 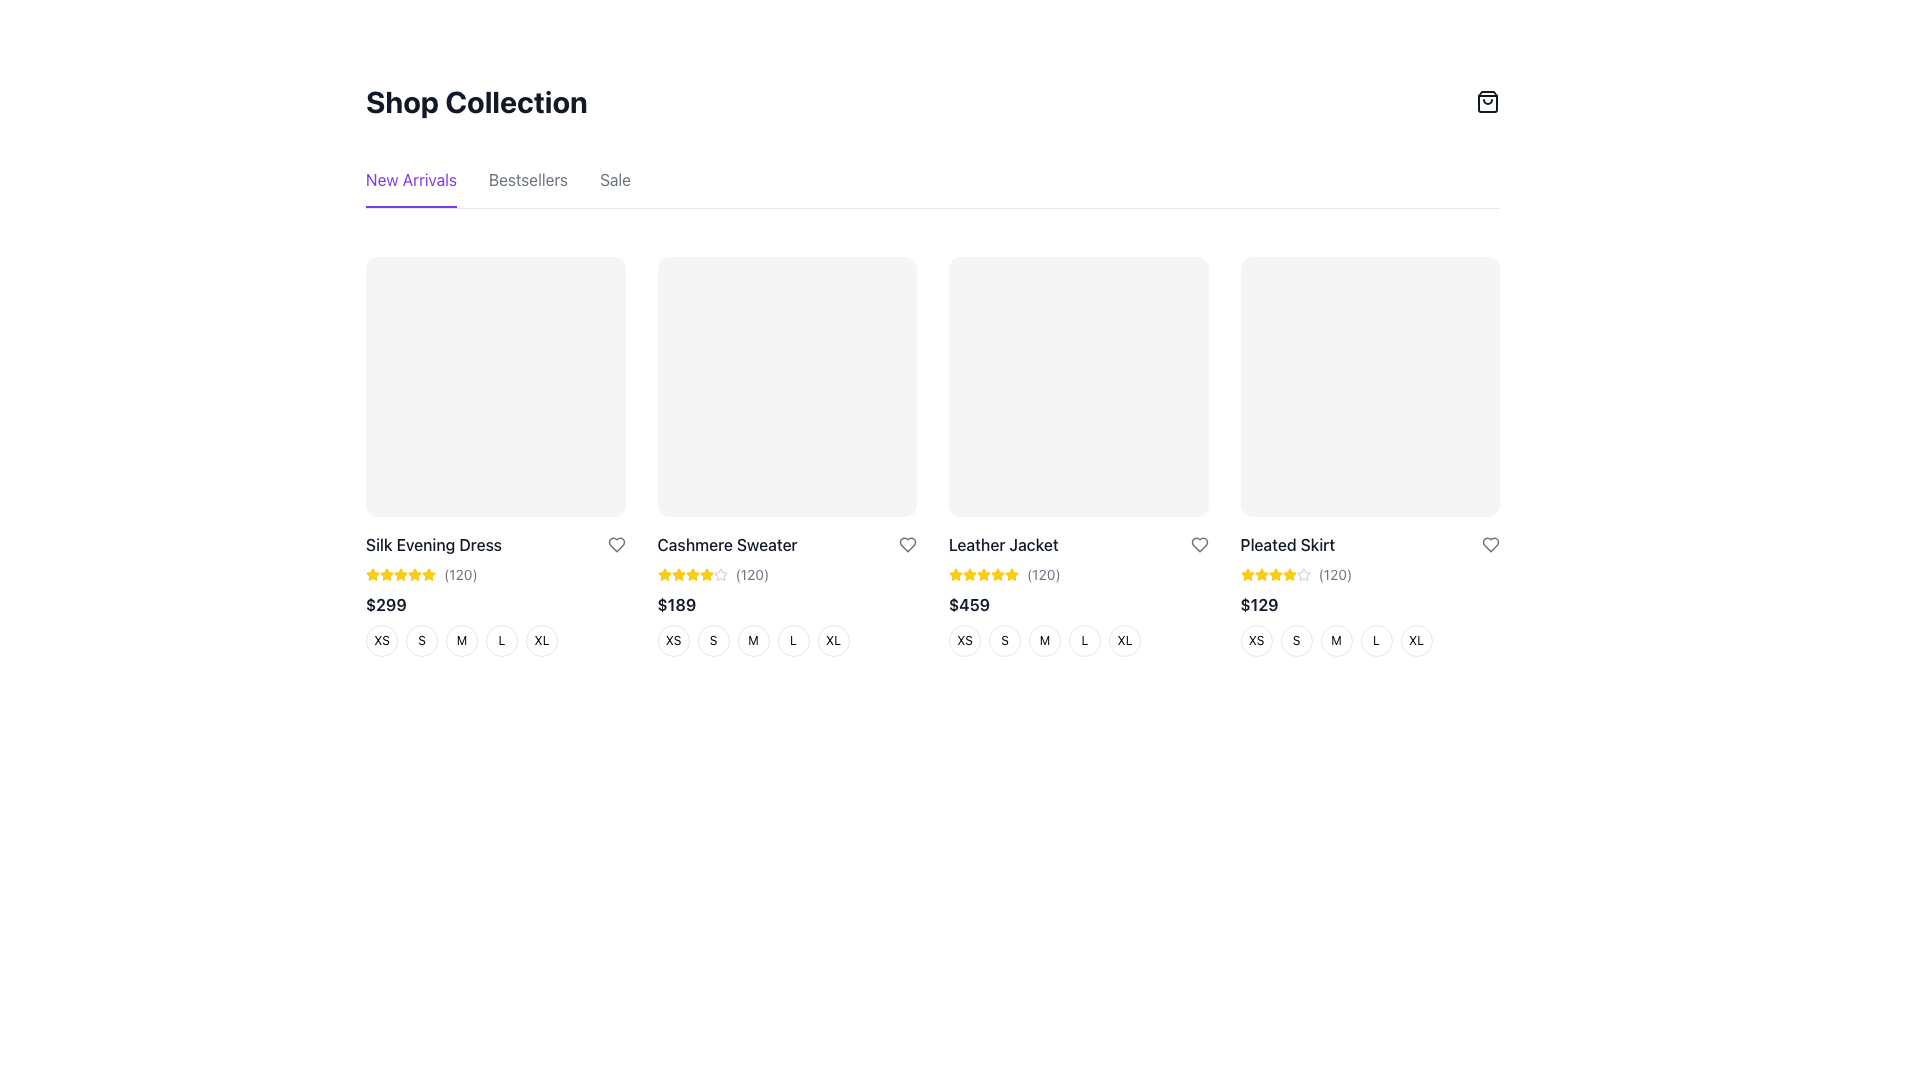 What do you see at coordinates (720, 574) in the screenshot?
I see `the second unfilled gray star icon` at bounding box center [720, 574].